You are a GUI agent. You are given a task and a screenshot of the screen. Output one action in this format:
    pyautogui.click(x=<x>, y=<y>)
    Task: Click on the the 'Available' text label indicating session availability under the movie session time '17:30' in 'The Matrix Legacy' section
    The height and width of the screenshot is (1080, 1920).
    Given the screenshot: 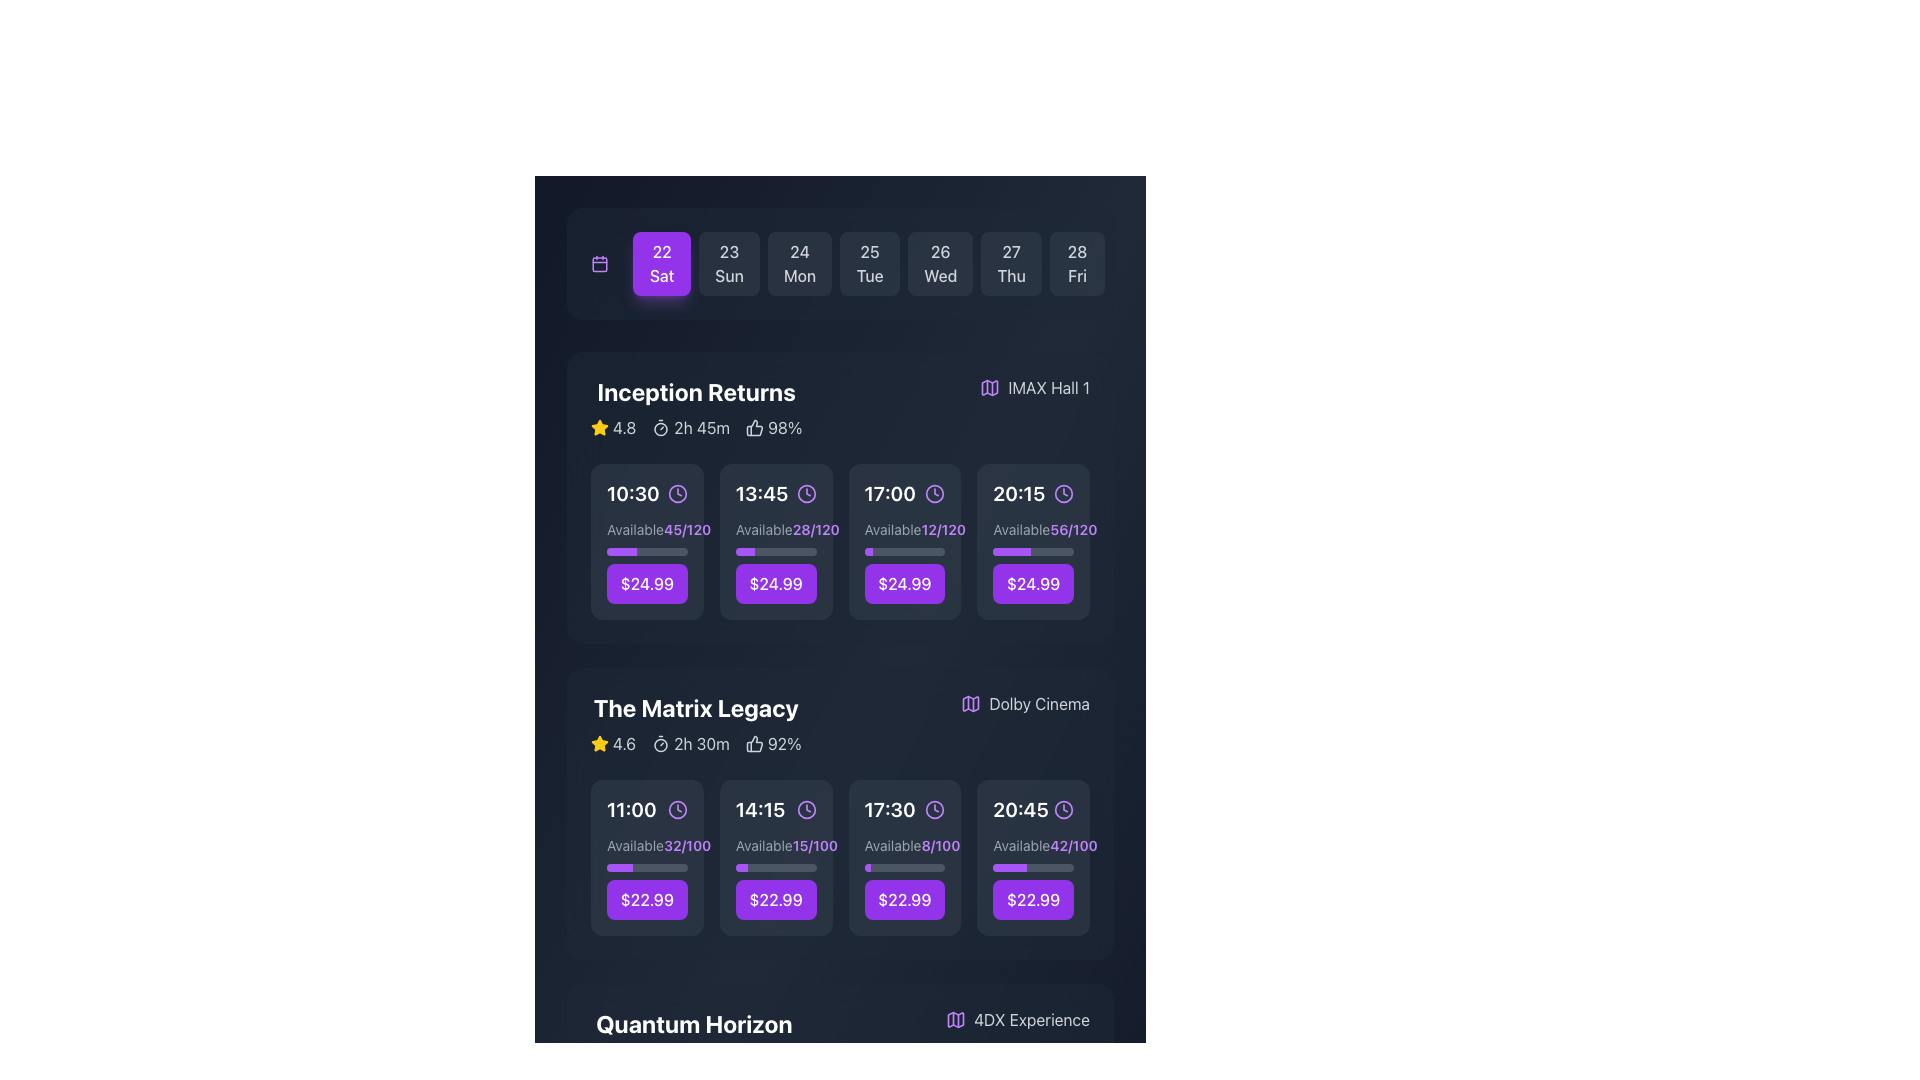 What is the action you would take?
    pyautogui.click(x=891, y=845)
    